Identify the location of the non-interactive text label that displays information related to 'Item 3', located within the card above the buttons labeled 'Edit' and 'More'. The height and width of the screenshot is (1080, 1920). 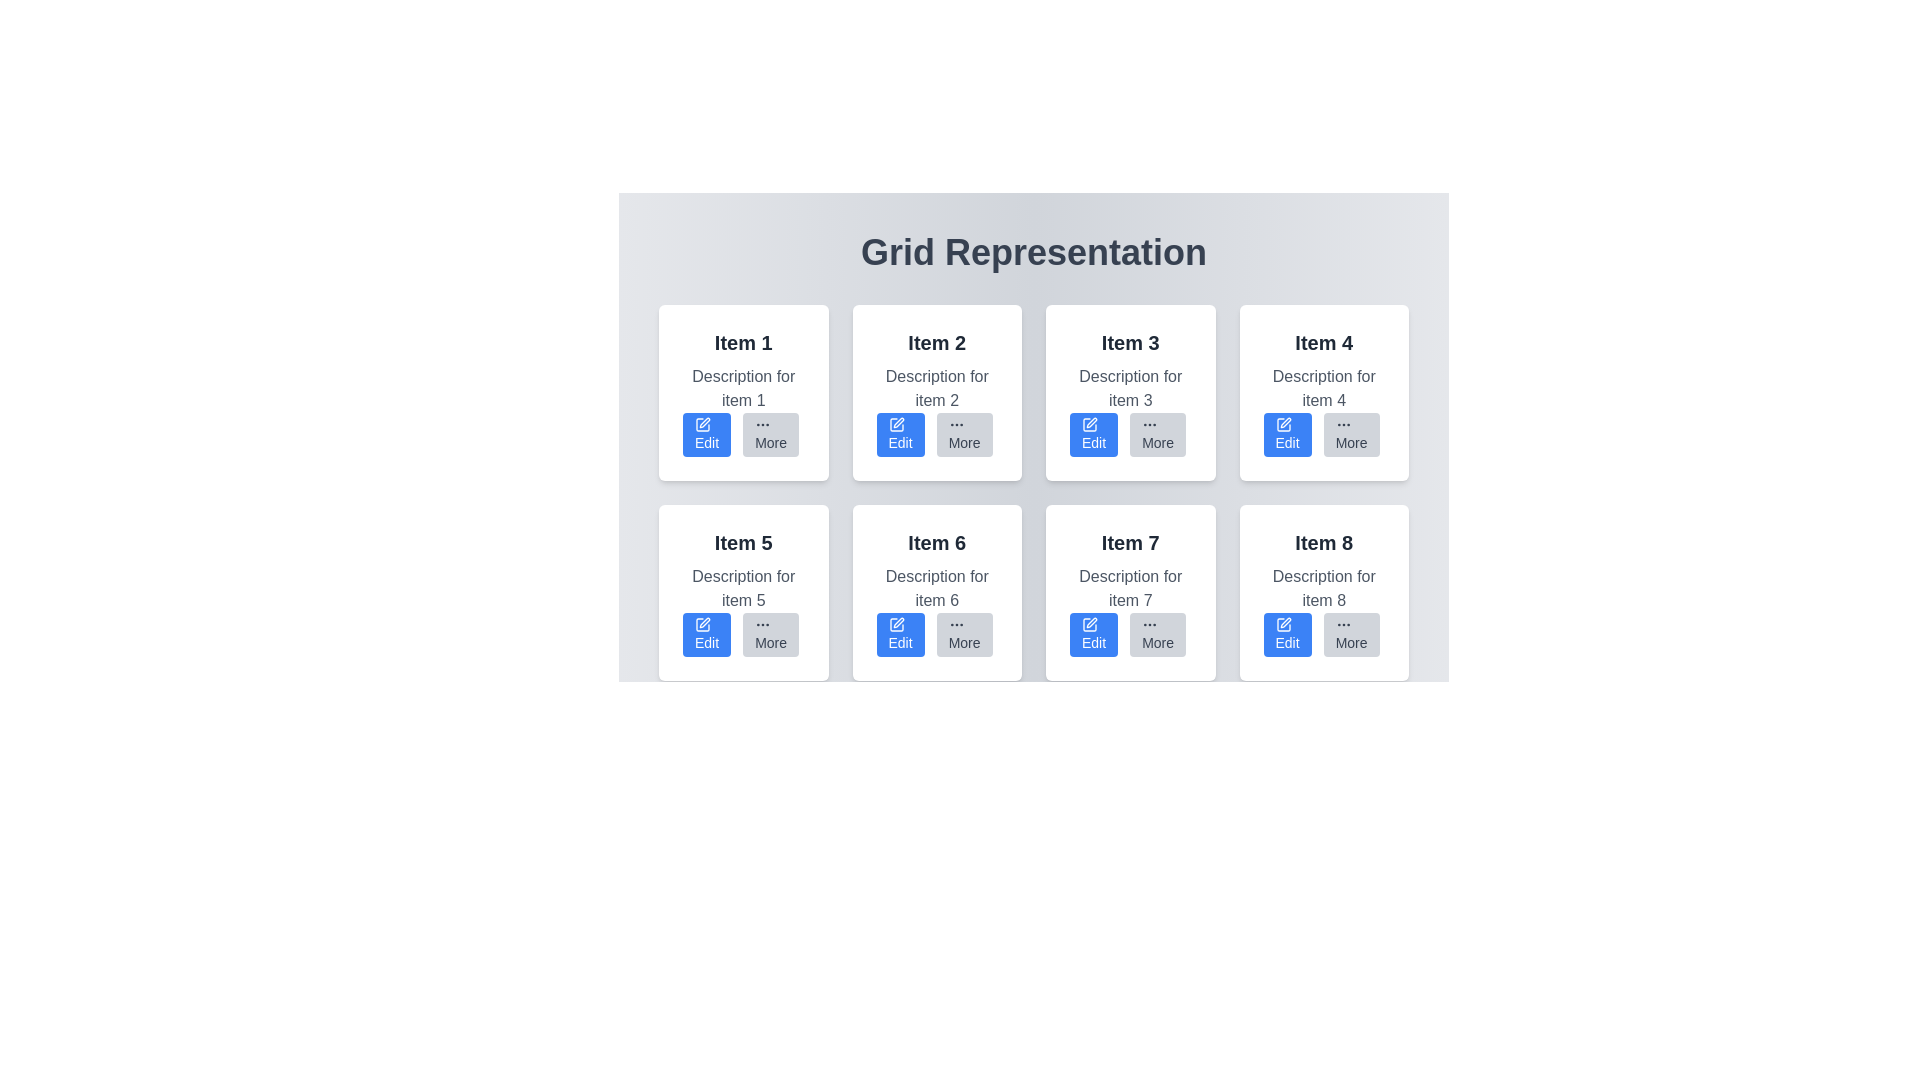
(1130, 389).